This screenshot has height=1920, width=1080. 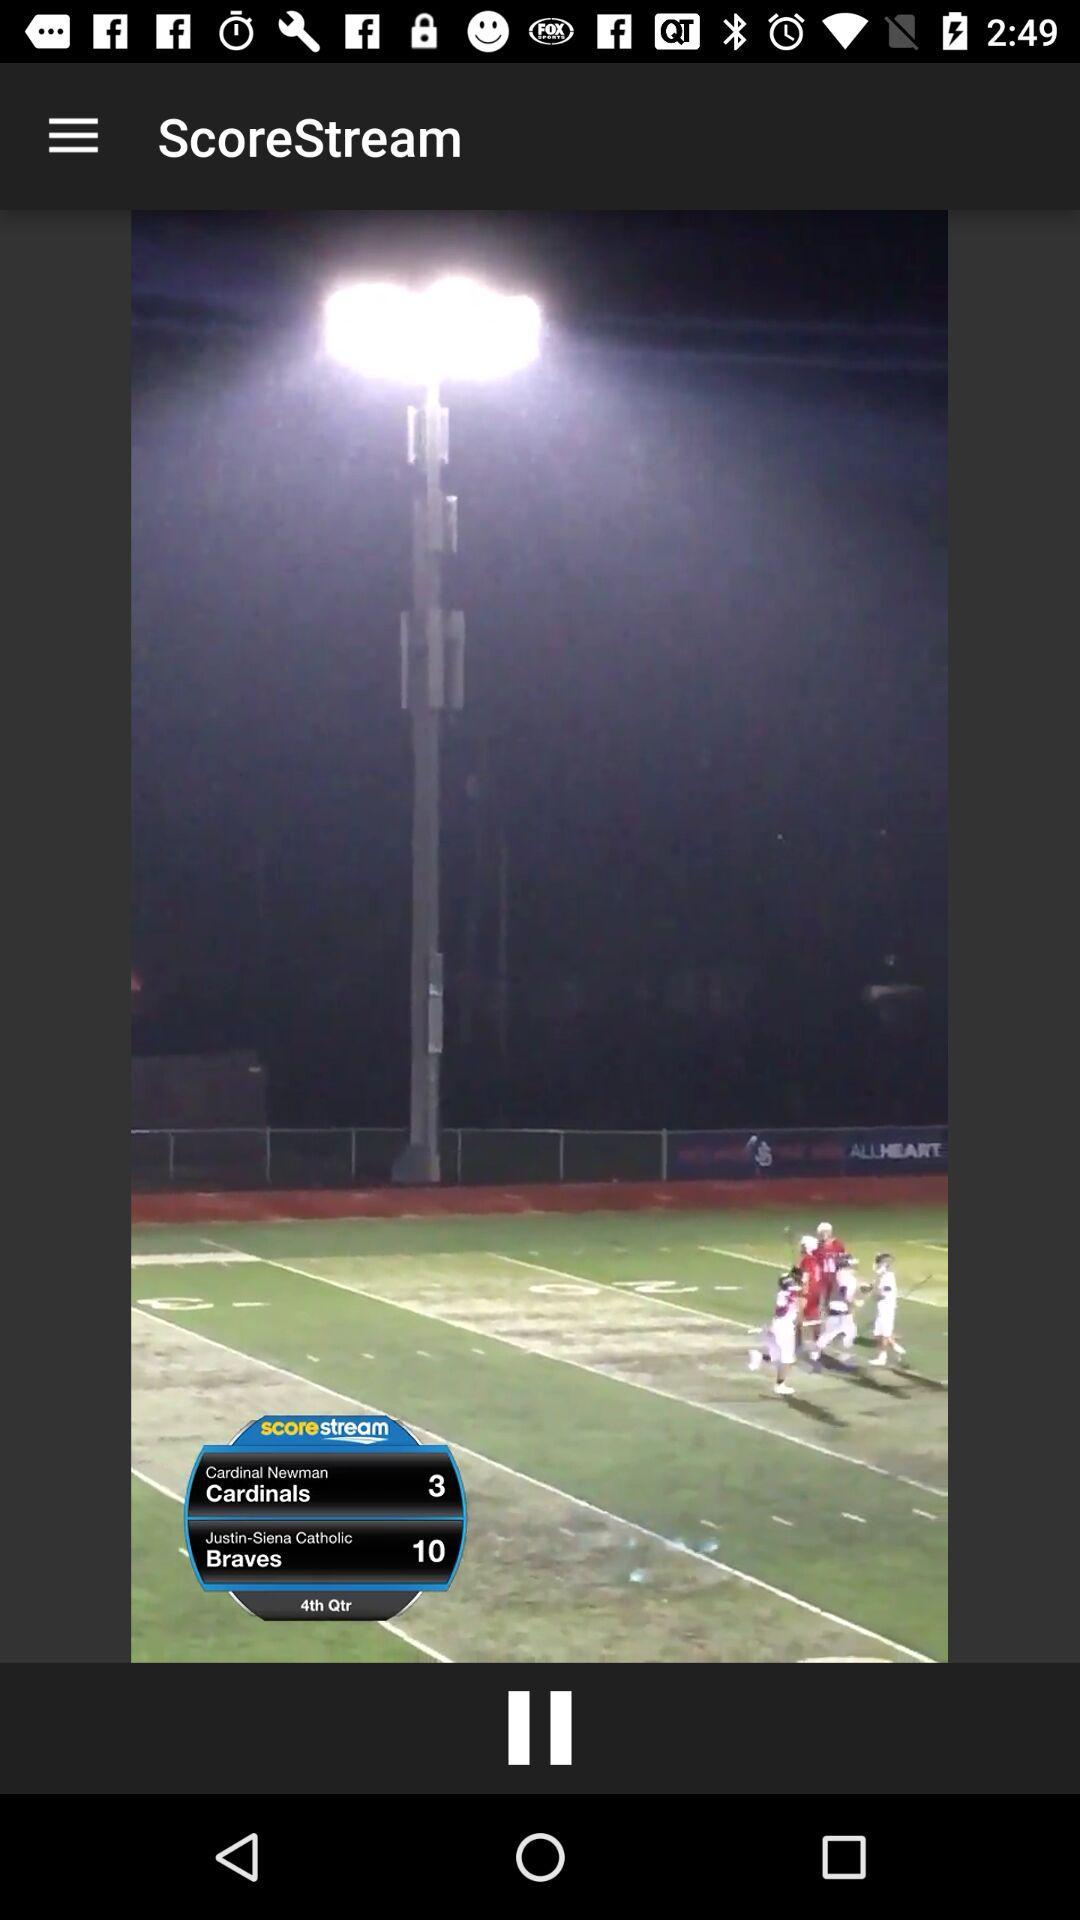 What do you see at coordinates (540, 1727) in the screenshot?
I see `the pause icon` at bounding box center [540, 1727].